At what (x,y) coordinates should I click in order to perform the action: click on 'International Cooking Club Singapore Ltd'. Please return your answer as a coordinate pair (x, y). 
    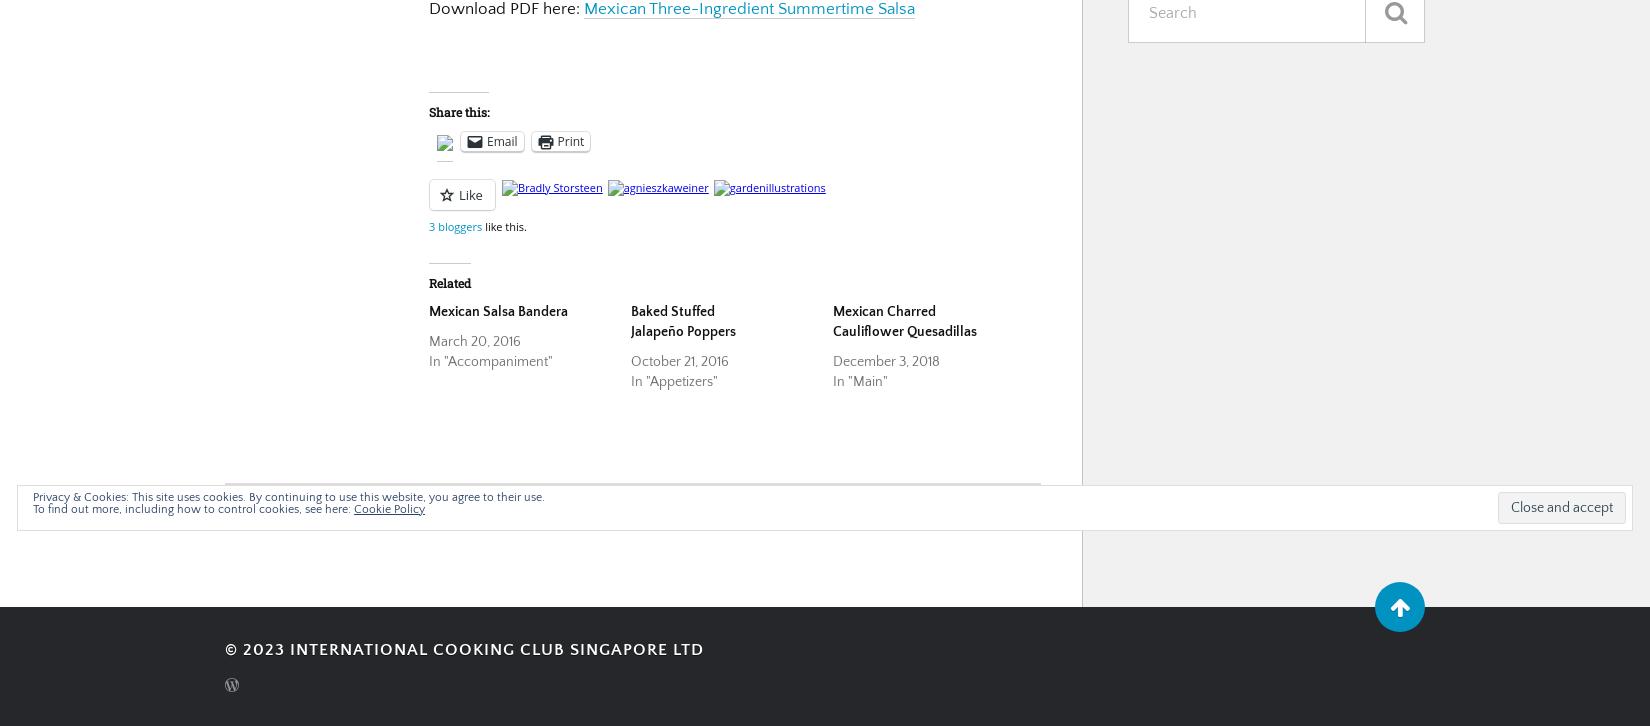
    Looking at the image, I should click on (495, 647).